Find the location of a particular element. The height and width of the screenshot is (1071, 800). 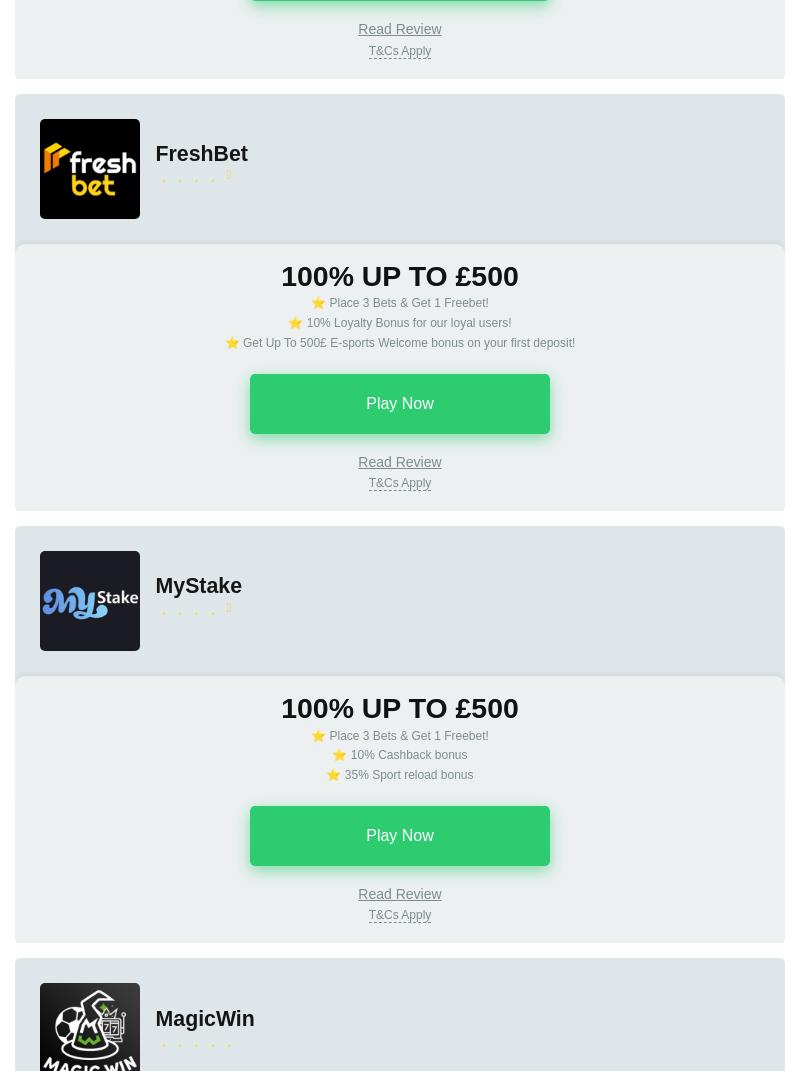

'⭐ 35% Sport reload bonus' is located at coordinates (325, 773).